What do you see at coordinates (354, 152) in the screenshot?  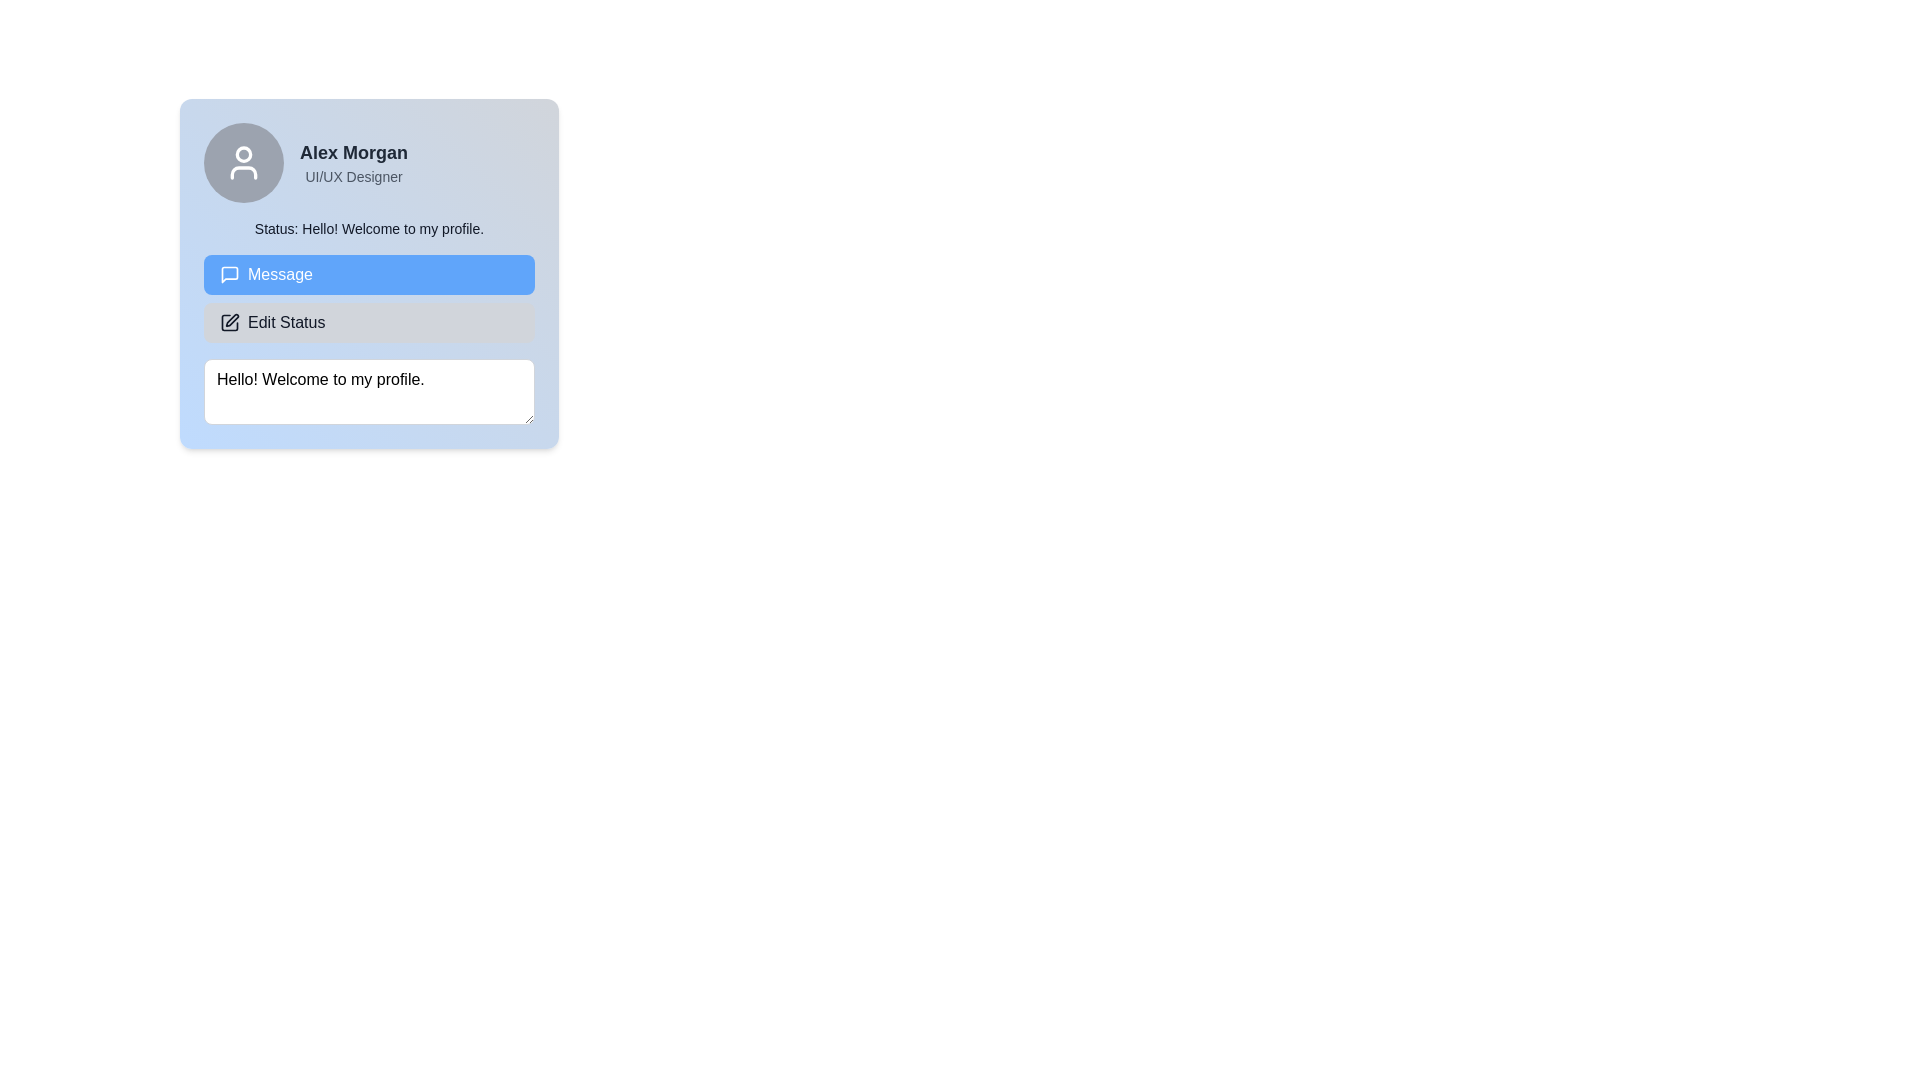 I see `the text display element that represents the user's identity within the profile card, located at the upper section and centrally aligned` at bounding box center [354, 152].